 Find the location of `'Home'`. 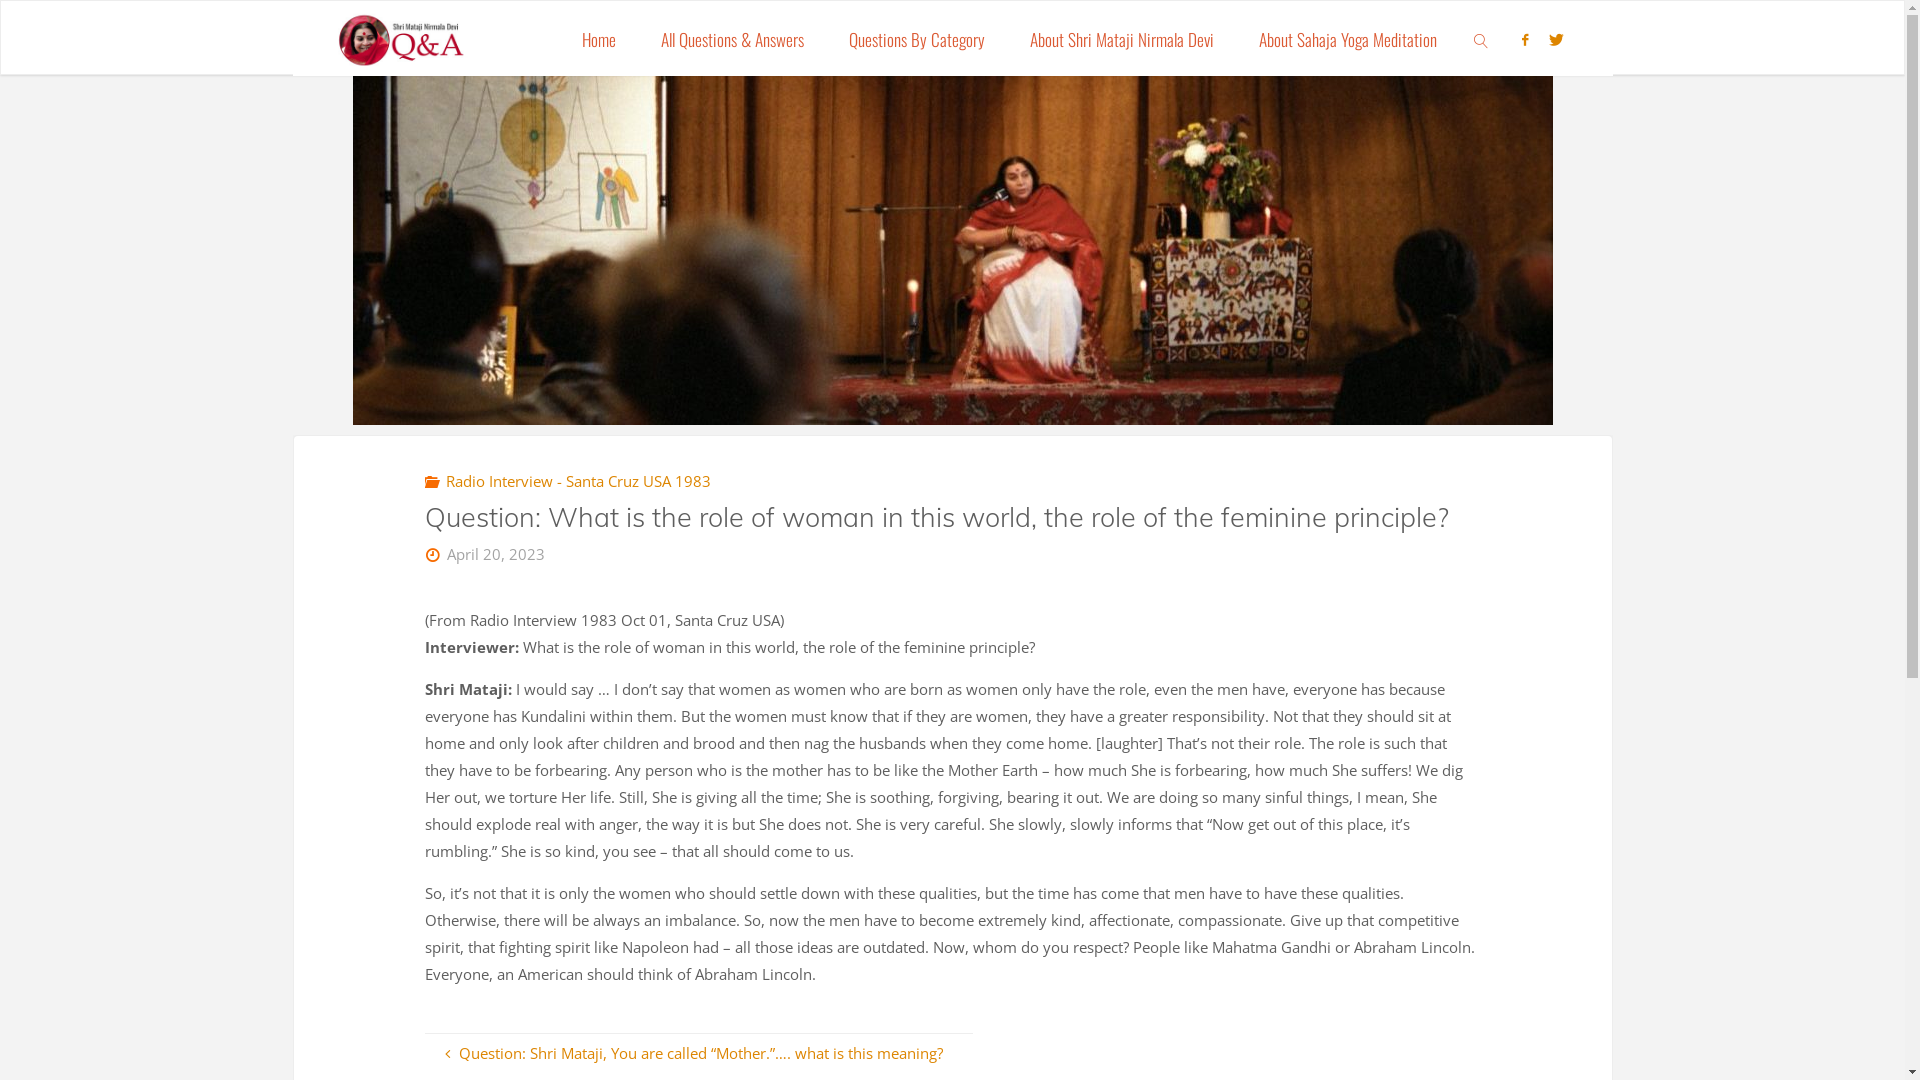

'Home' is located at coordinates (598, 38).